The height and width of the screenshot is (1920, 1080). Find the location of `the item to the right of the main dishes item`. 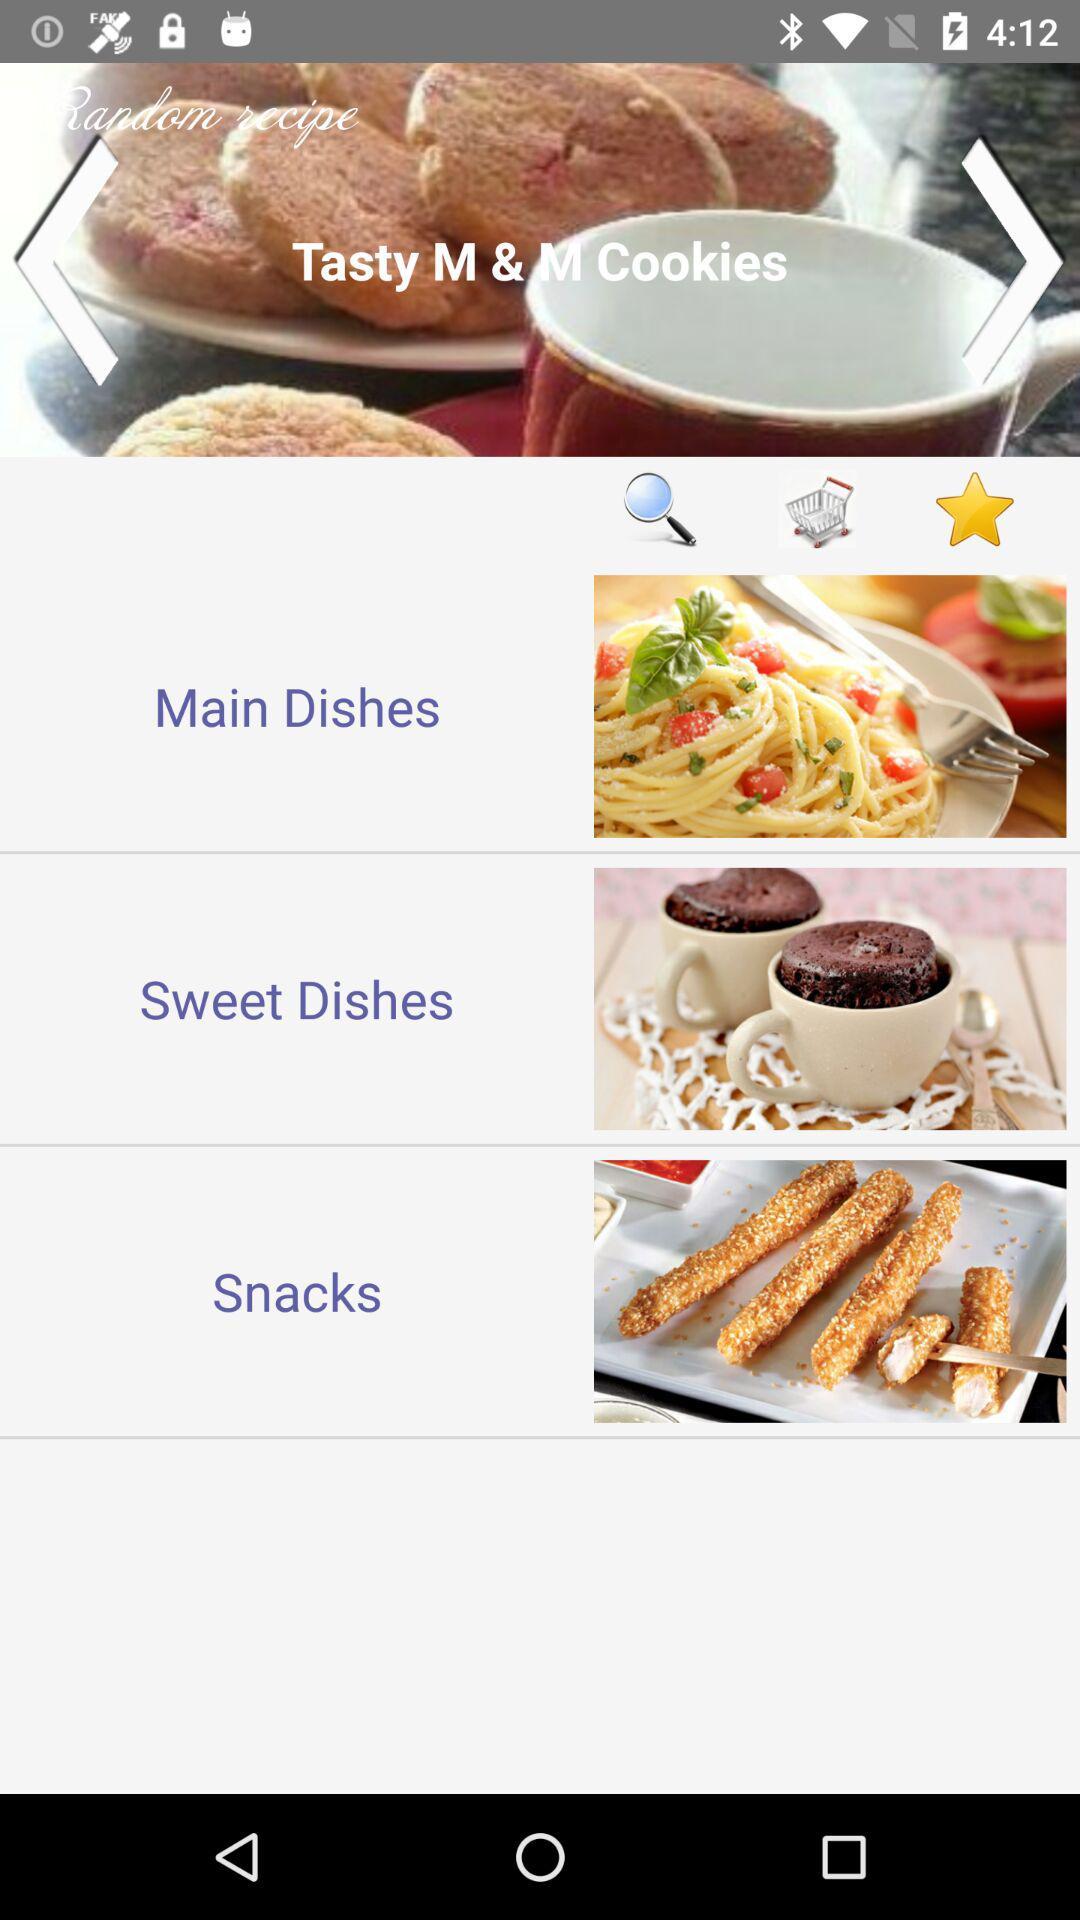

the item to the right of the main dishes item is located at coordinates (659, 509).